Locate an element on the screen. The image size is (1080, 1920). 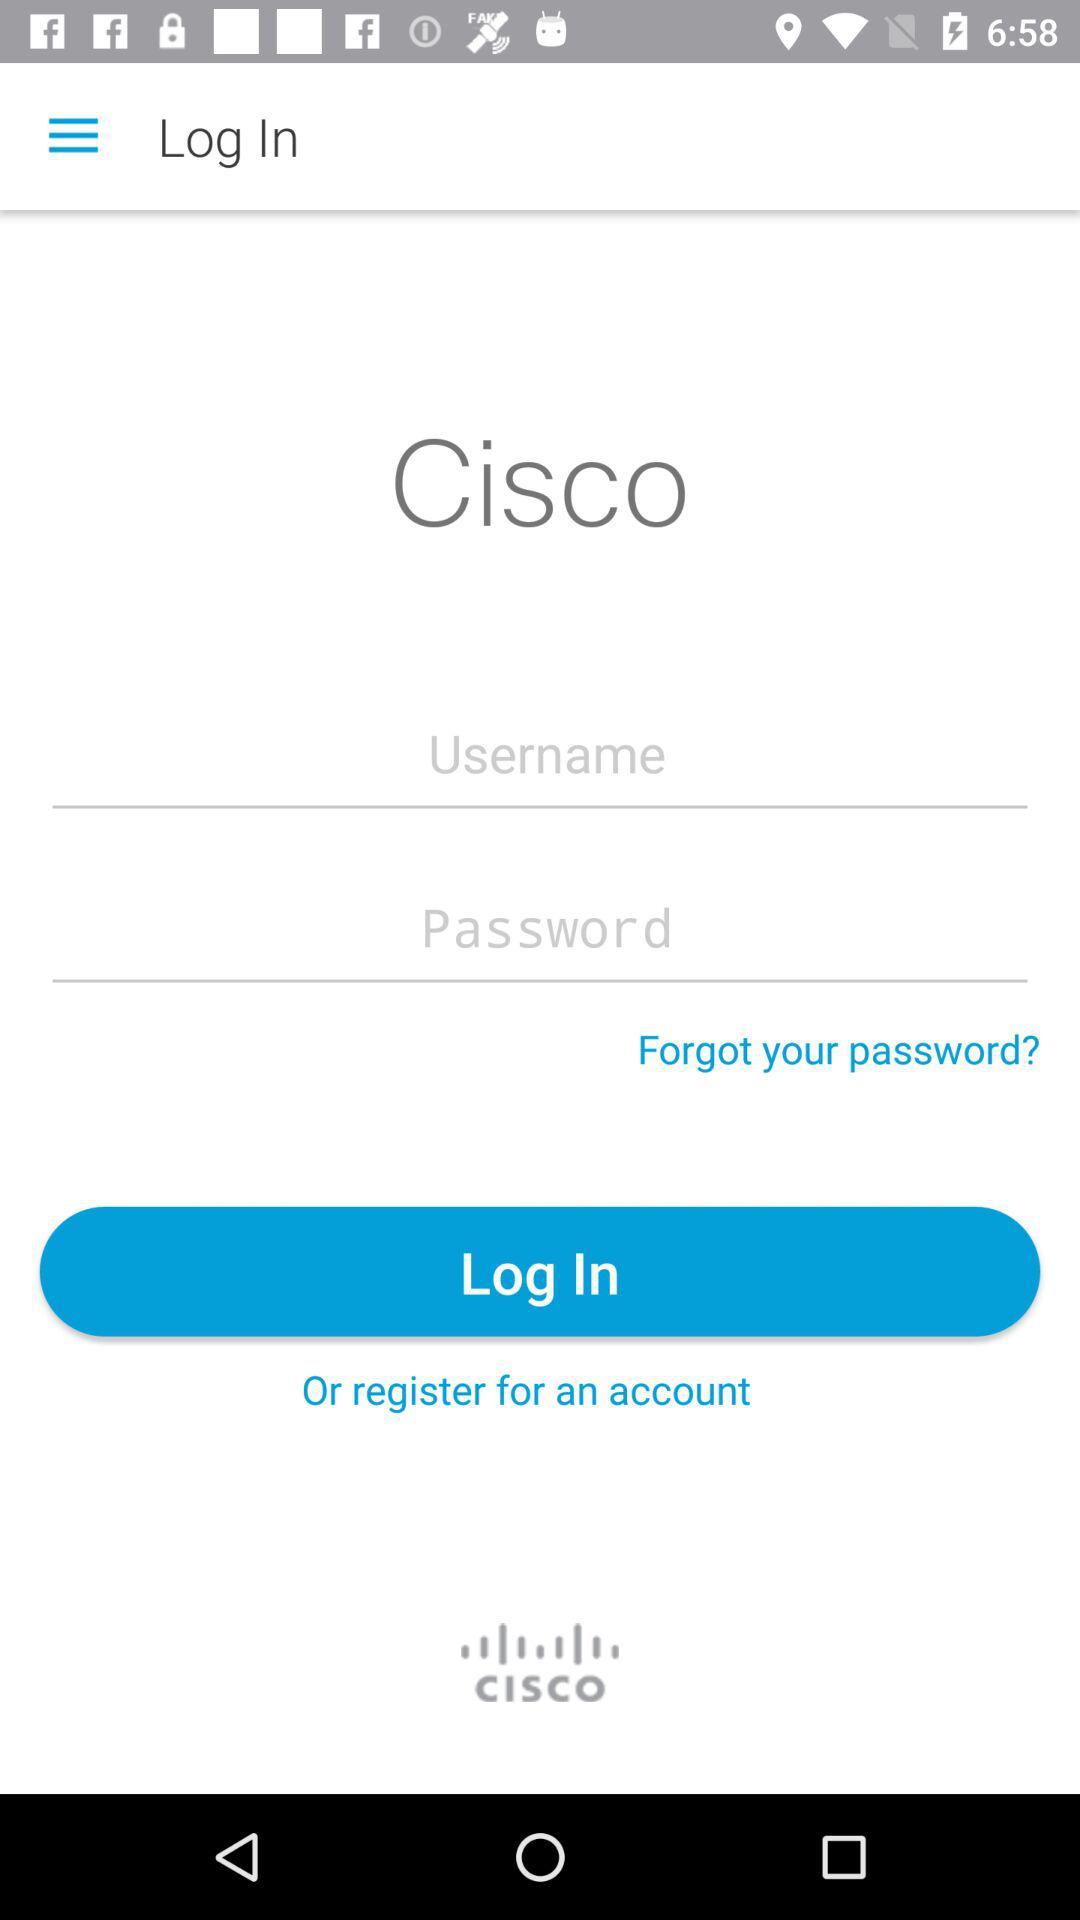
the item below the  cisco  item is located at coordinates (546, 752).